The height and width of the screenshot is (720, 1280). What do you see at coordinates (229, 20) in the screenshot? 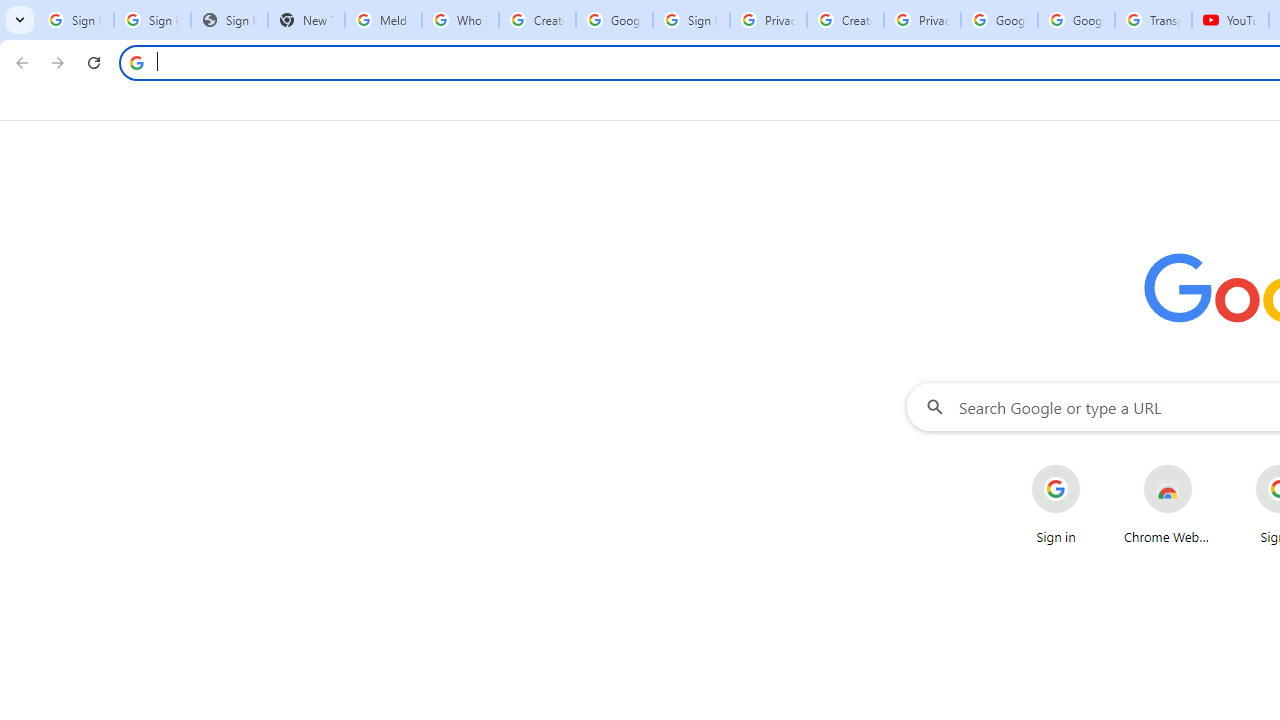
I see `'Sign In - USA TODAY'` at bounding box center [229, 20].